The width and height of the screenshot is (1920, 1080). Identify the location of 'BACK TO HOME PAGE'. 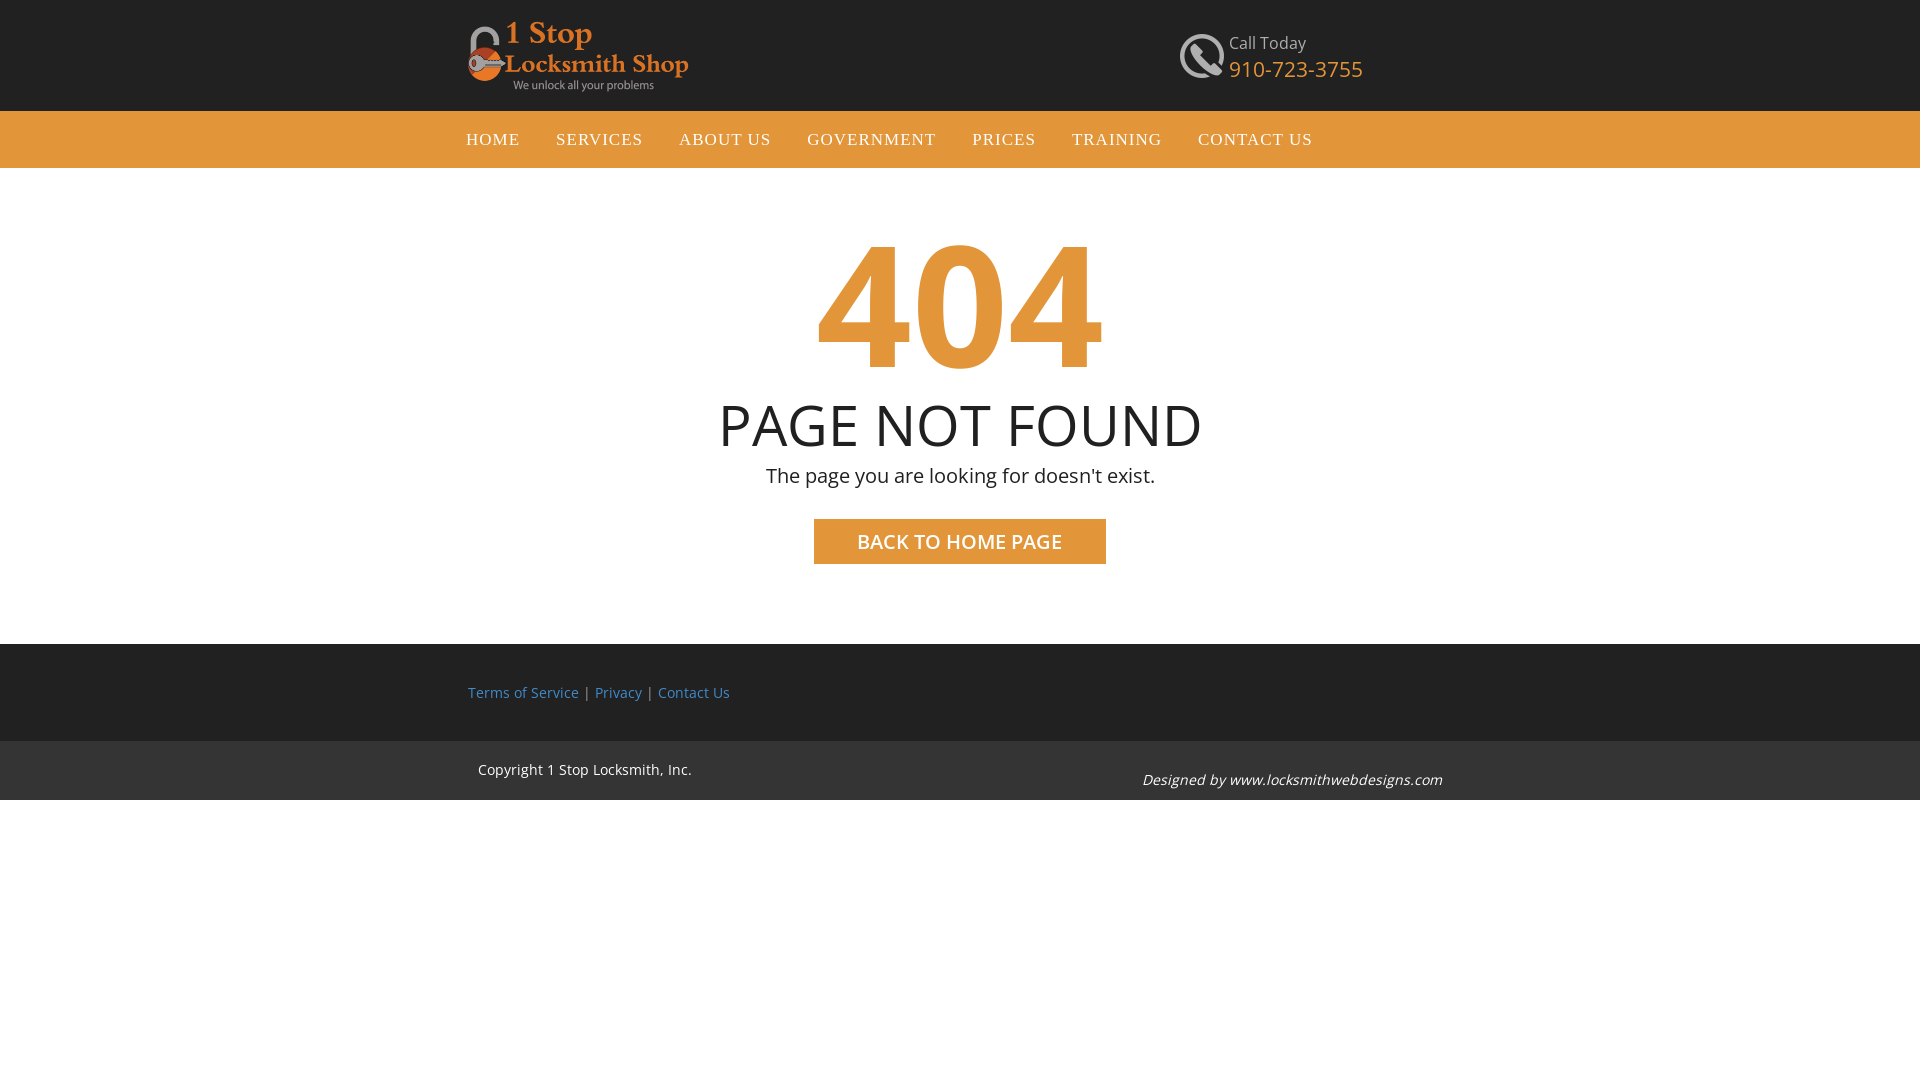
(958, 541).